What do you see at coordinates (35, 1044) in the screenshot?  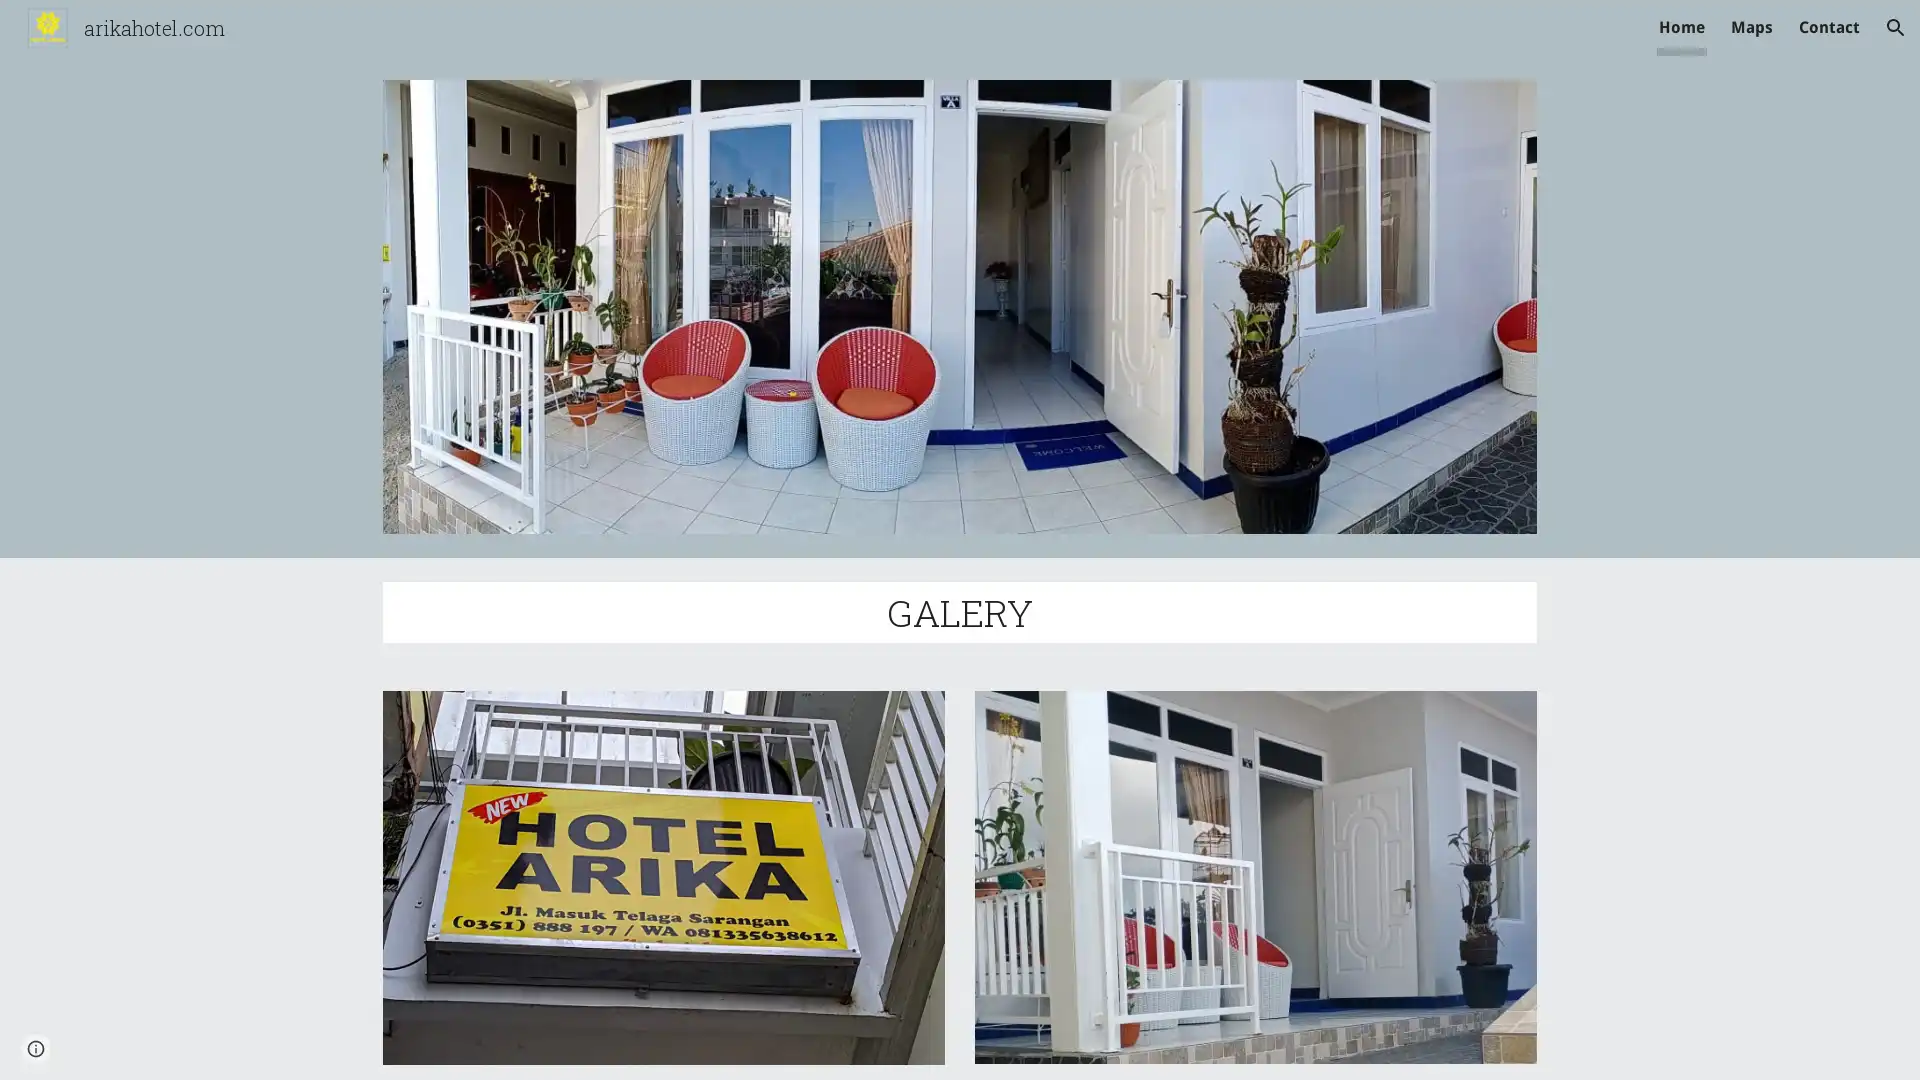 I see `Site actions` at bounding box center [35, 1044].